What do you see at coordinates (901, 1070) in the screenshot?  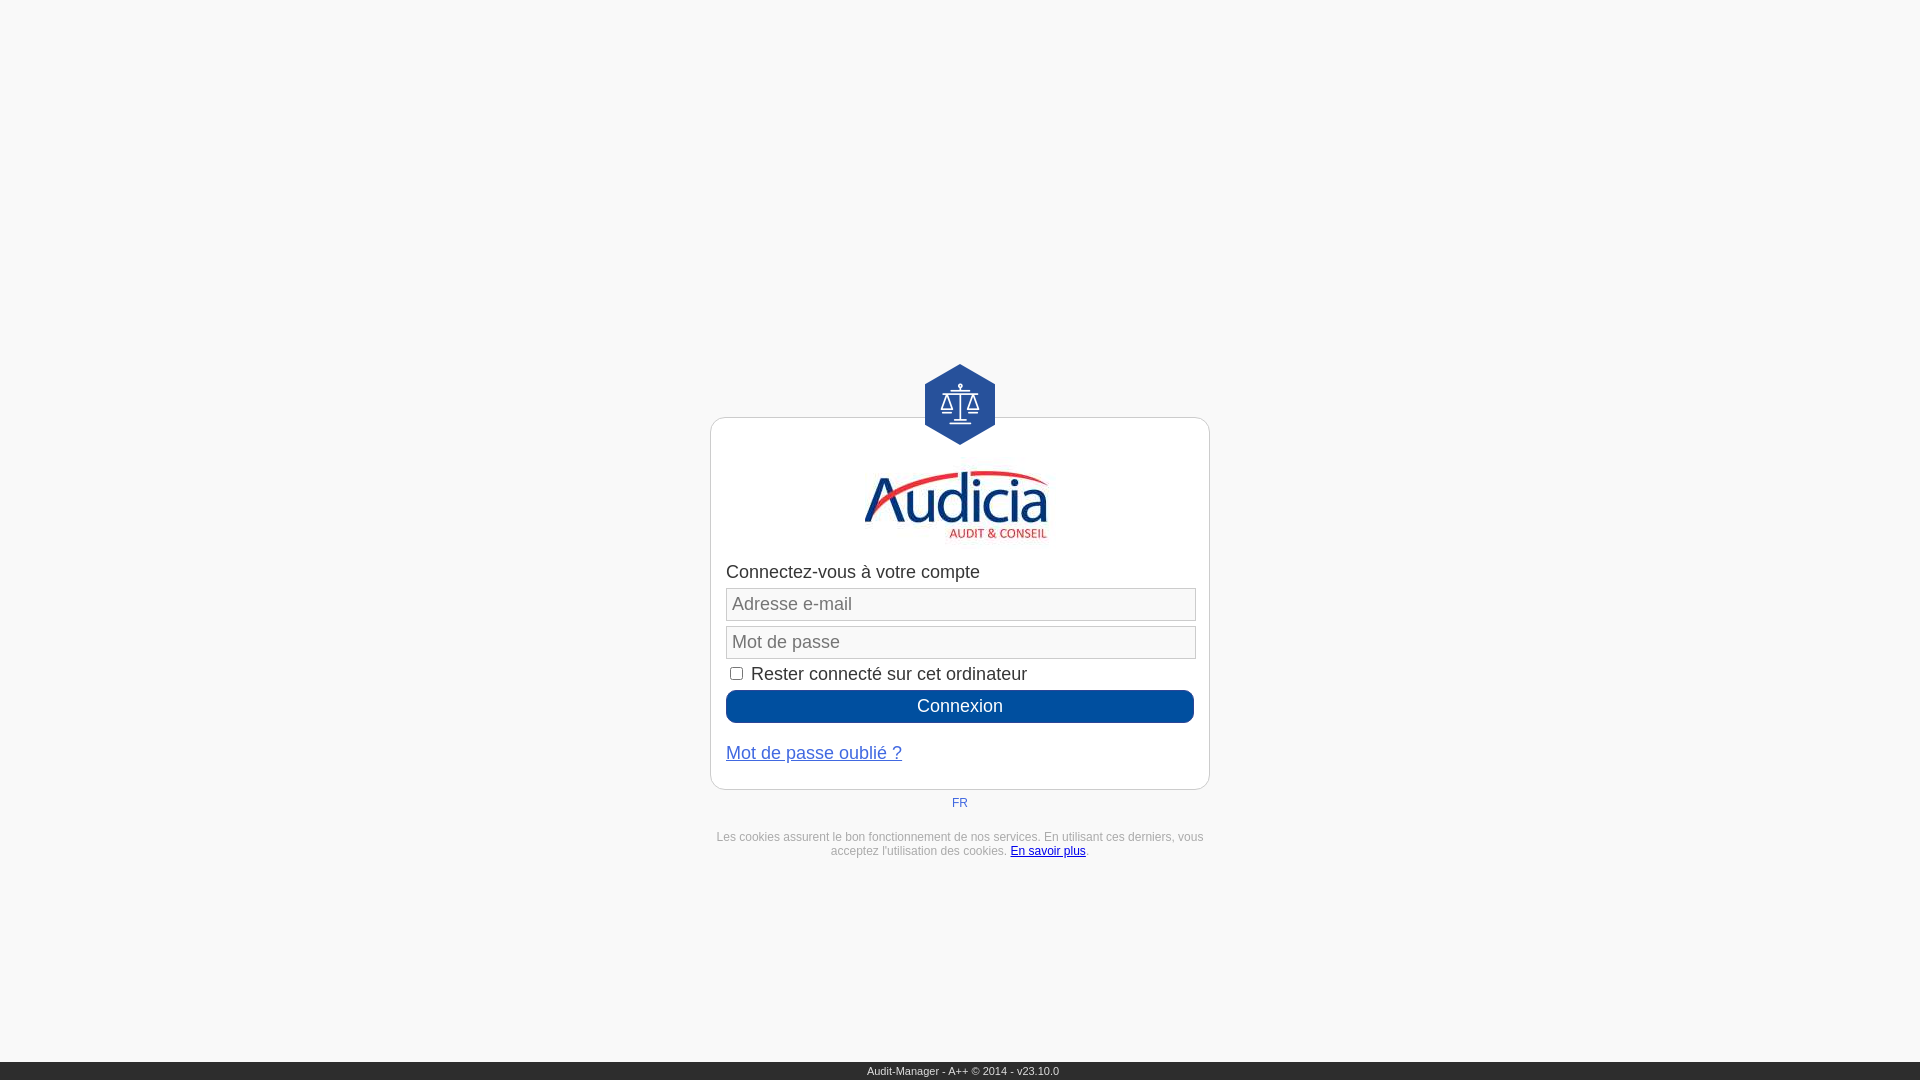 I see `'Audit-Manager'` at bounding box center [901, 1070].